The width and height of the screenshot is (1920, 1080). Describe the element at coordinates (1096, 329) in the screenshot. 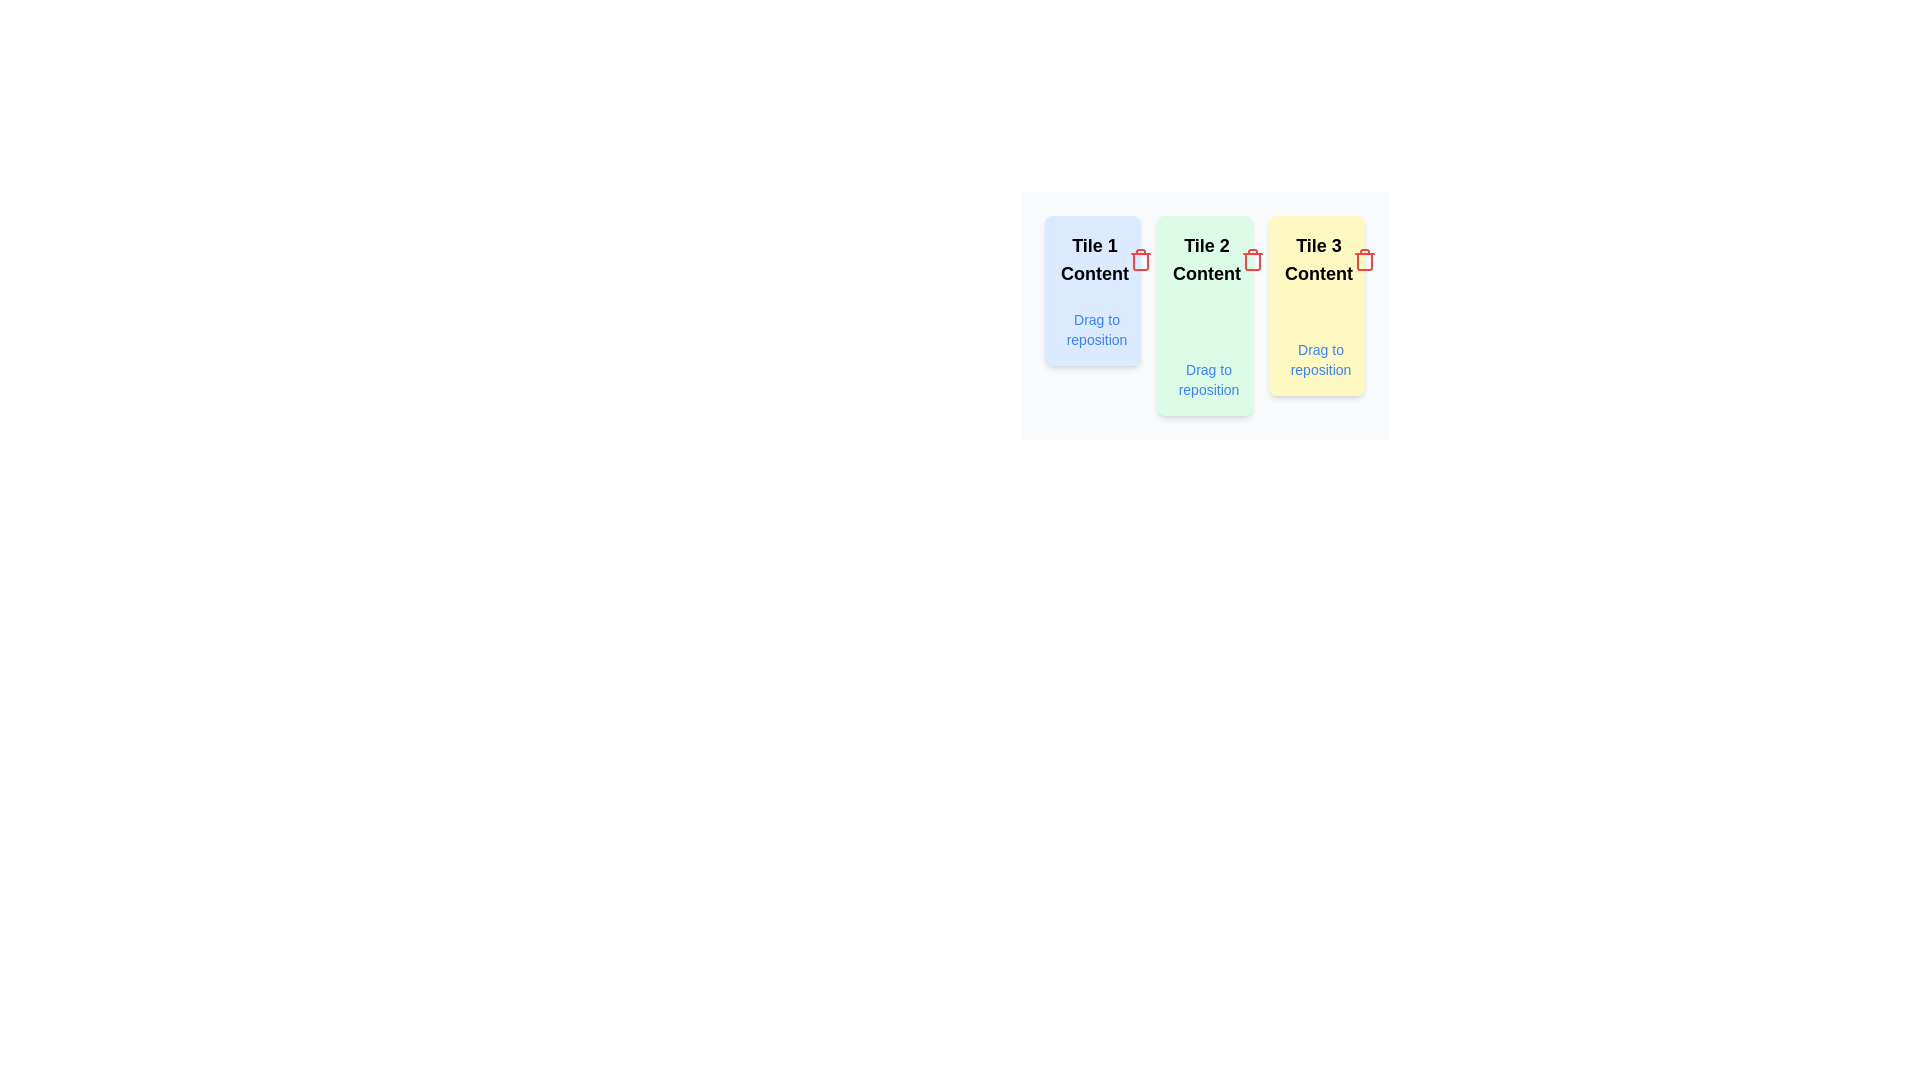

I see `the text label that reads 'Drag to reposition', which is styled in a small blue font and positioned in the bottom center of the first tile with a light blue background` at that location.